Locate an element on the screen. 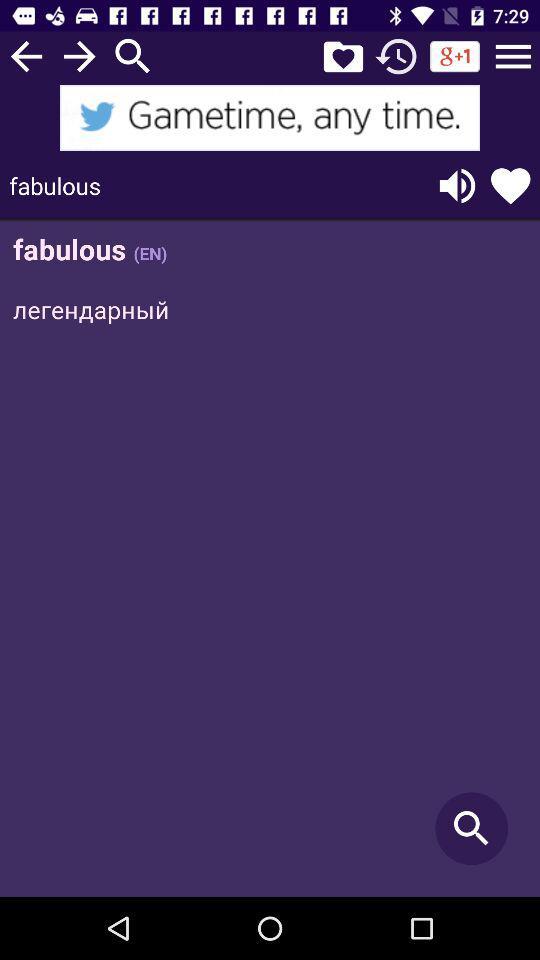  search is located at coordinates (133, 55).